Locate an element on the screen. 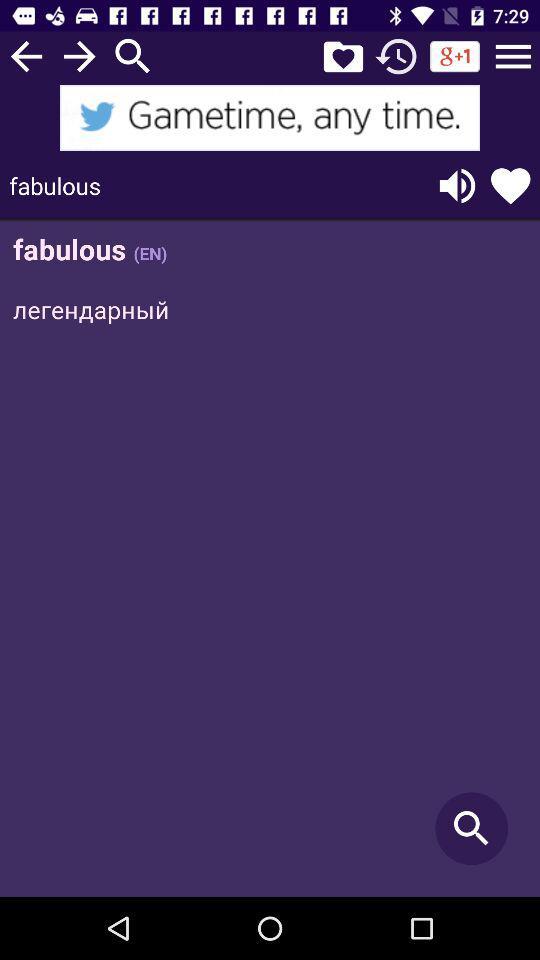  search is located at coordinates (133, 55).